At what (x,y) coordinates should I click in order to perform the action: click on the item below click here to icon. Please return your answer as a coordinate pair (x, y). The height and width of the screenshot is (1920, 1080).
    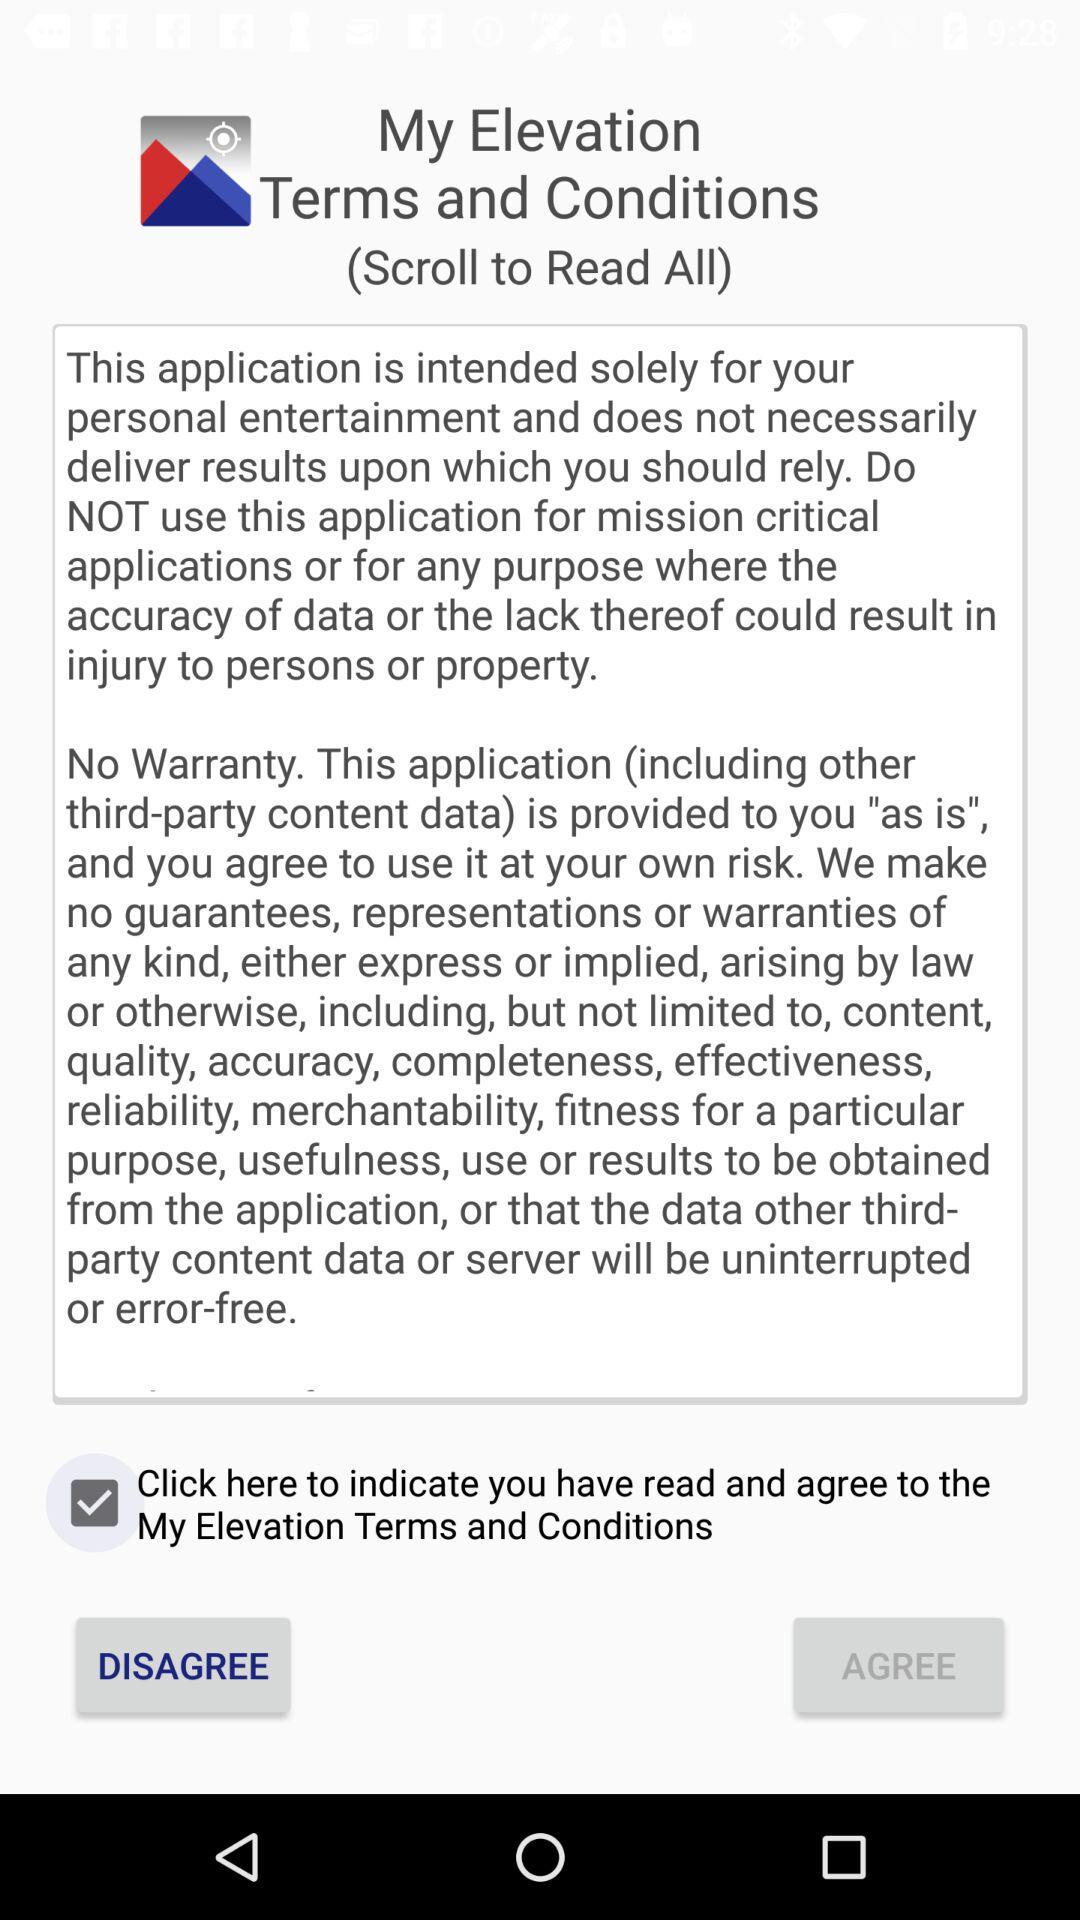
    Looking at the image, I should click on (183, 1665).